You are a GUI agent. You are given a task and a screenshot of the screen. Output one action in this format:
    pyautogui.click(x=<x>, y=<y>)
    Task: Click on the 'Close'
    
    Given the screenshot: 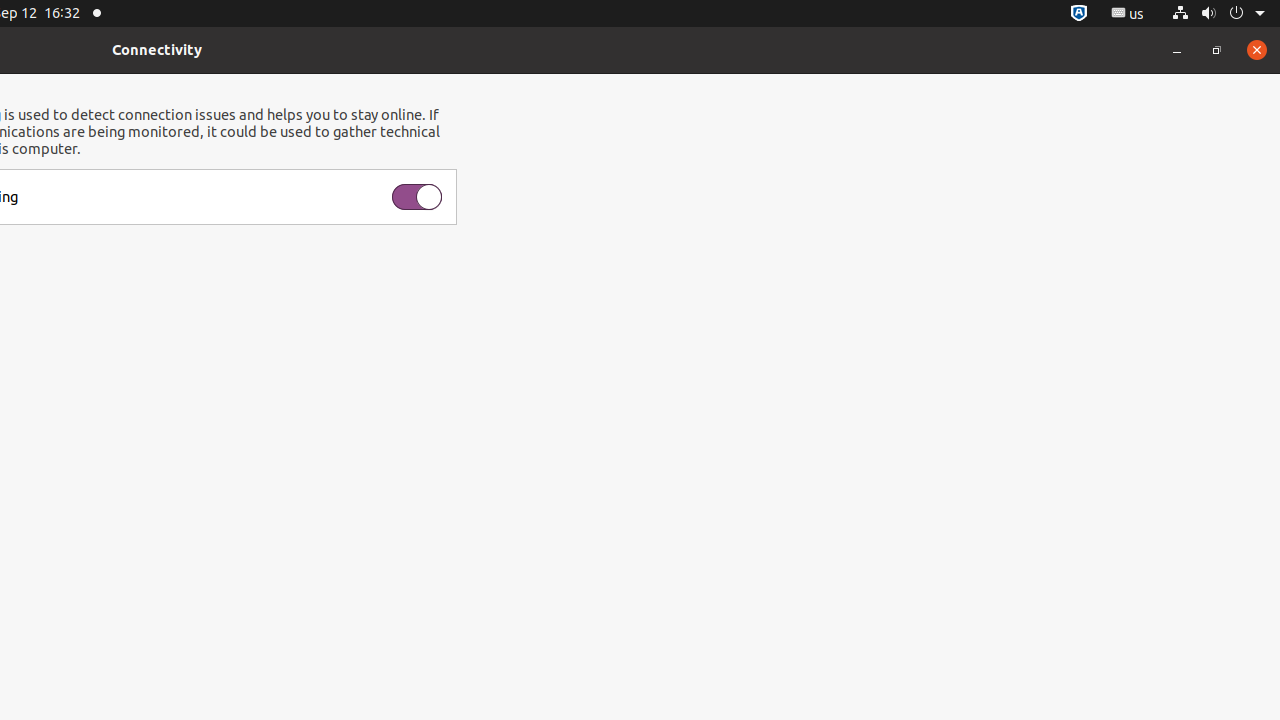 What is the action you would take?
    pyautogui.click(x=1255, y=48)
    